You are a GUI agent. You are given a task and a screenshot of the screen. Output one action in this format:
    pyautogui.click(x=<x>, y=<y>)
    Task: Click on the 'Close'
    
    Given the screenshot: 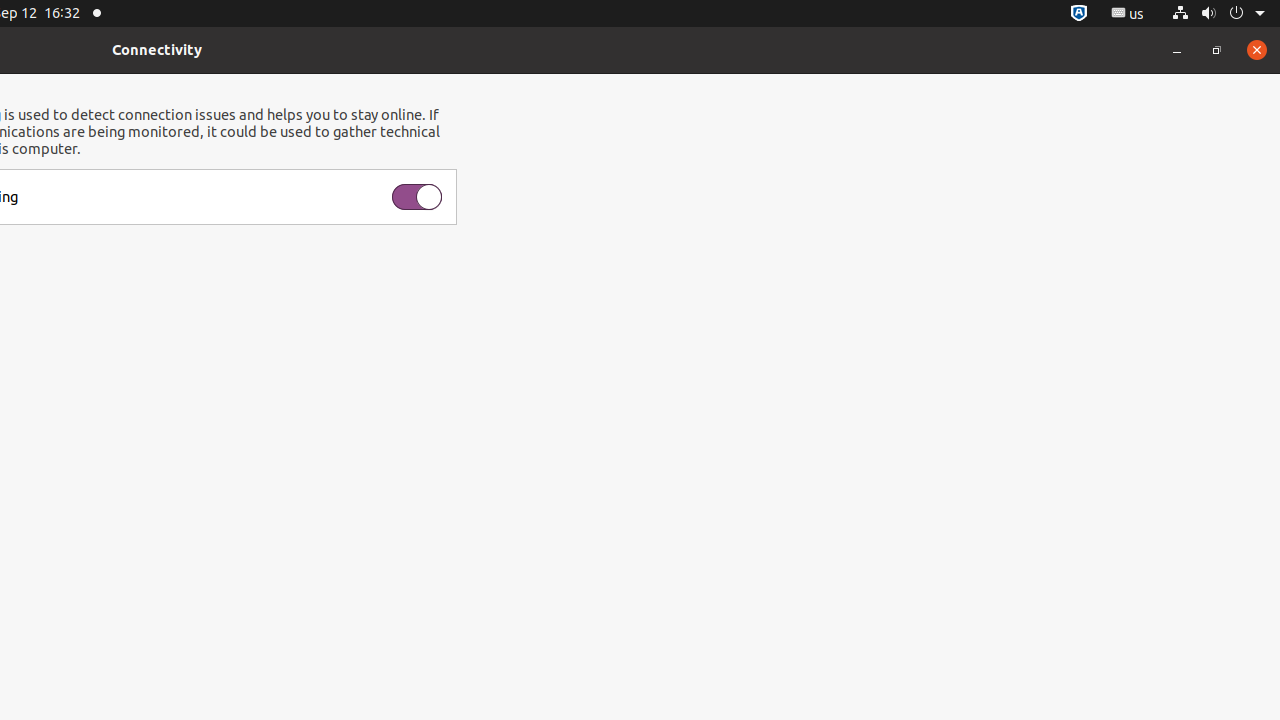 What is the action you would take?
    pyautogui.click(x=1255, y=48)
    